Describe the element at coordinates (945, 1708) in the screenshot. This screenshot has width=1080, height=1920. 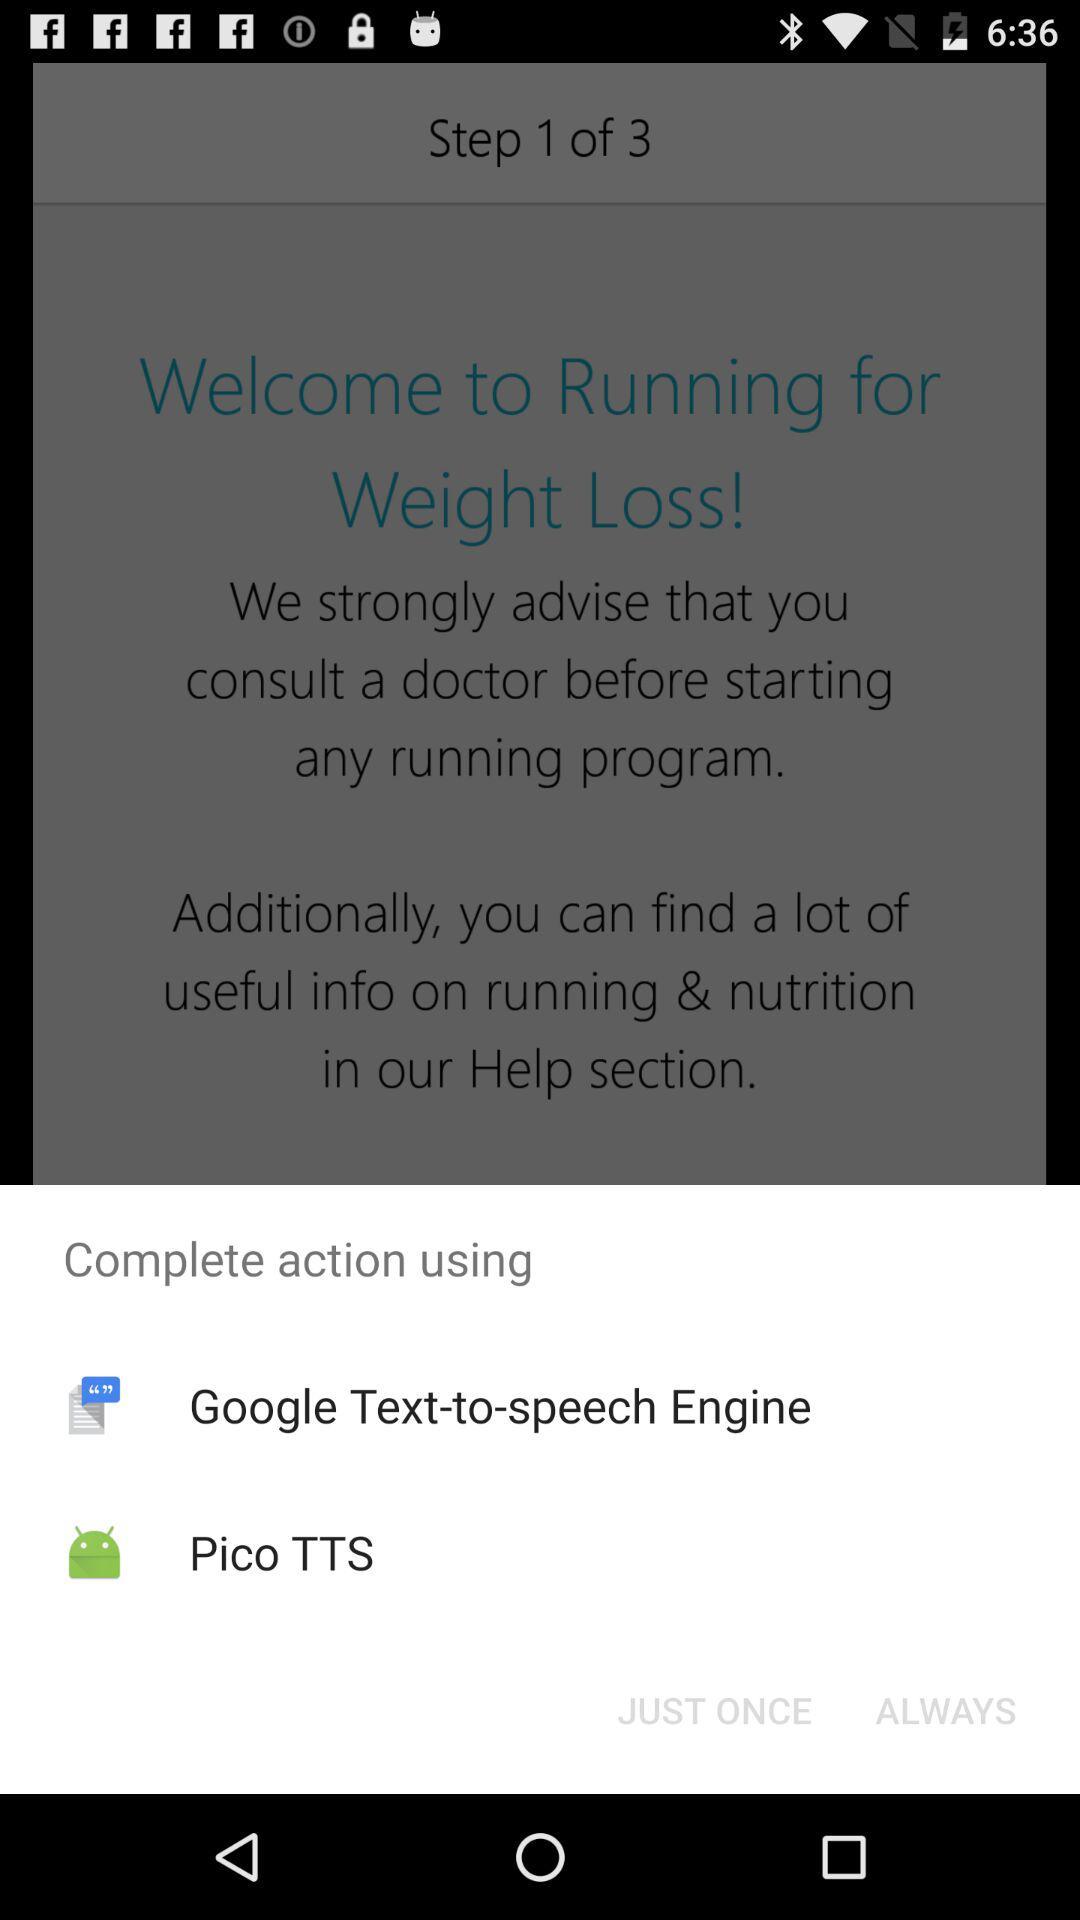
I see `button at the bottom right corner` at that location.